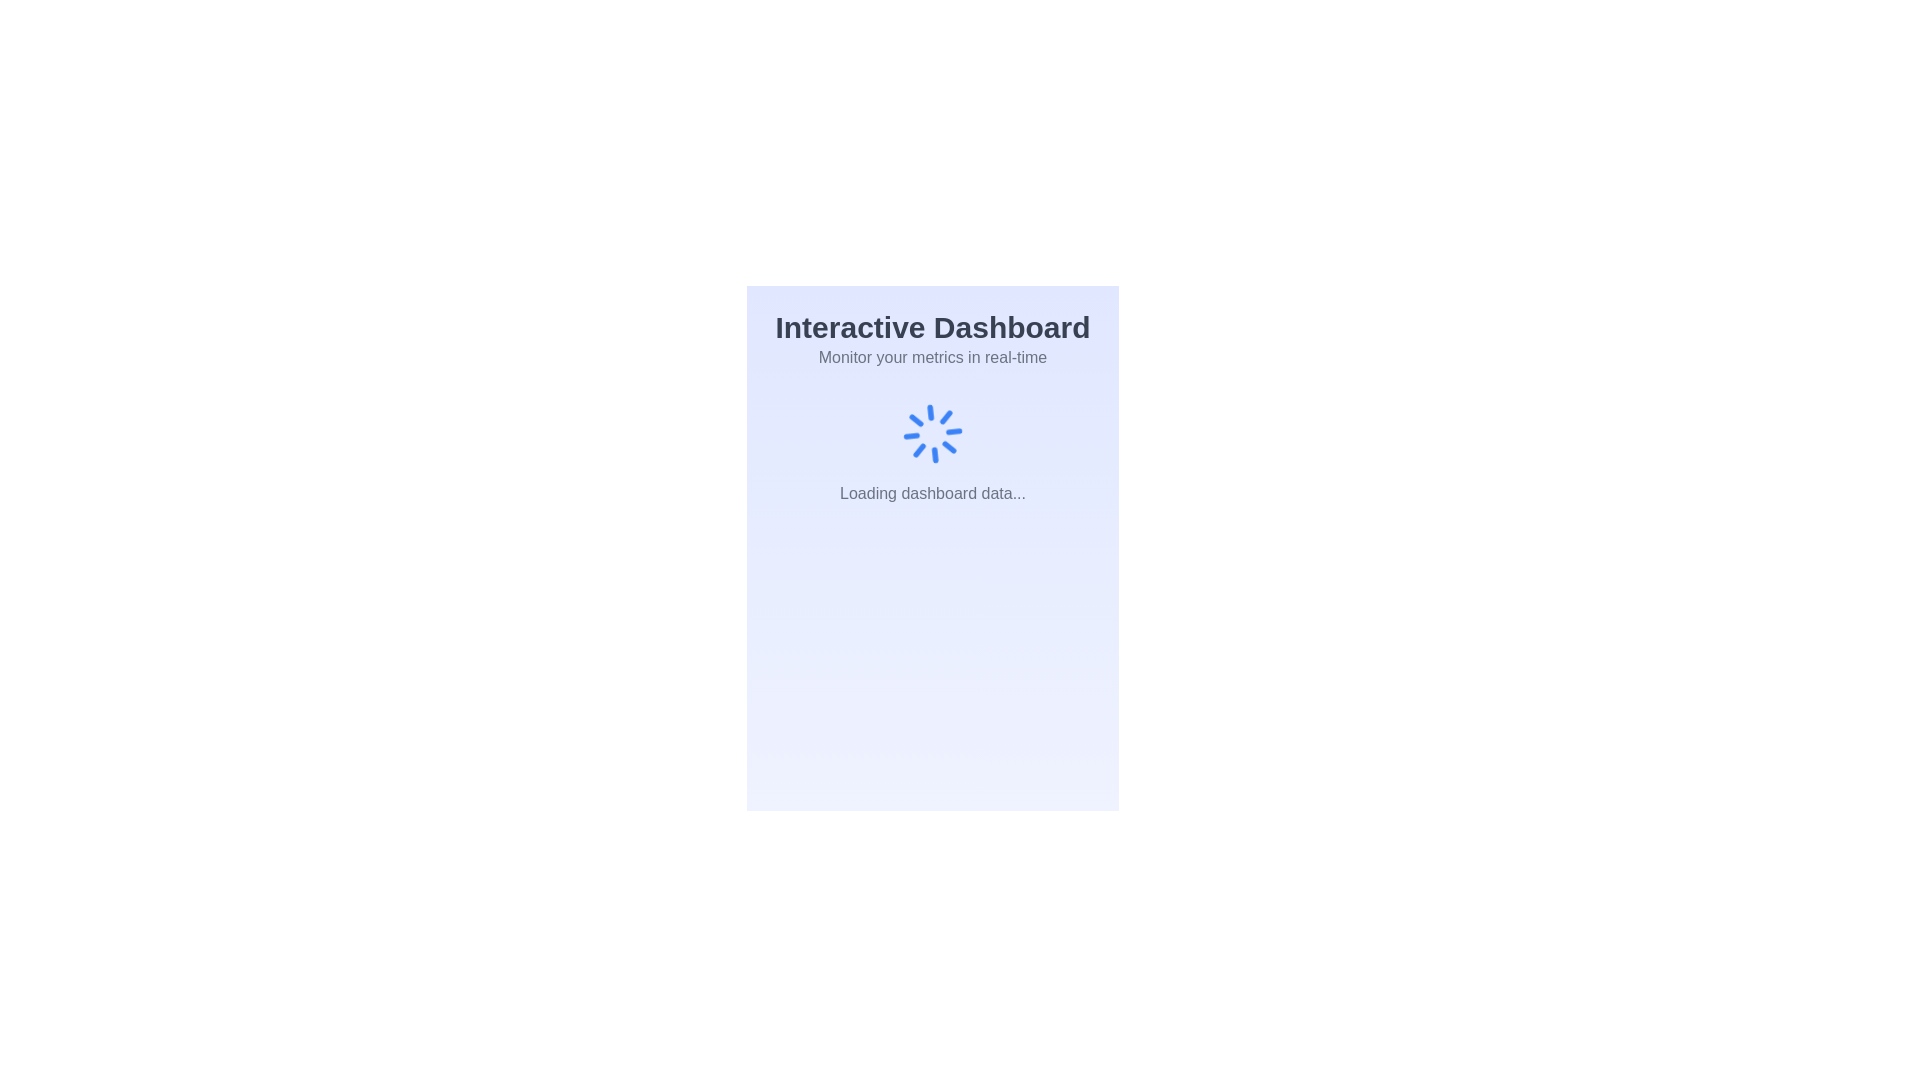 The height and width of the screenshot is (1080, 1920). I want to click on the descriptive text about the dashboard, which follows the title 'Interactive Dashboard' and provides information on real-time metric monitoring, so click(931, 357).